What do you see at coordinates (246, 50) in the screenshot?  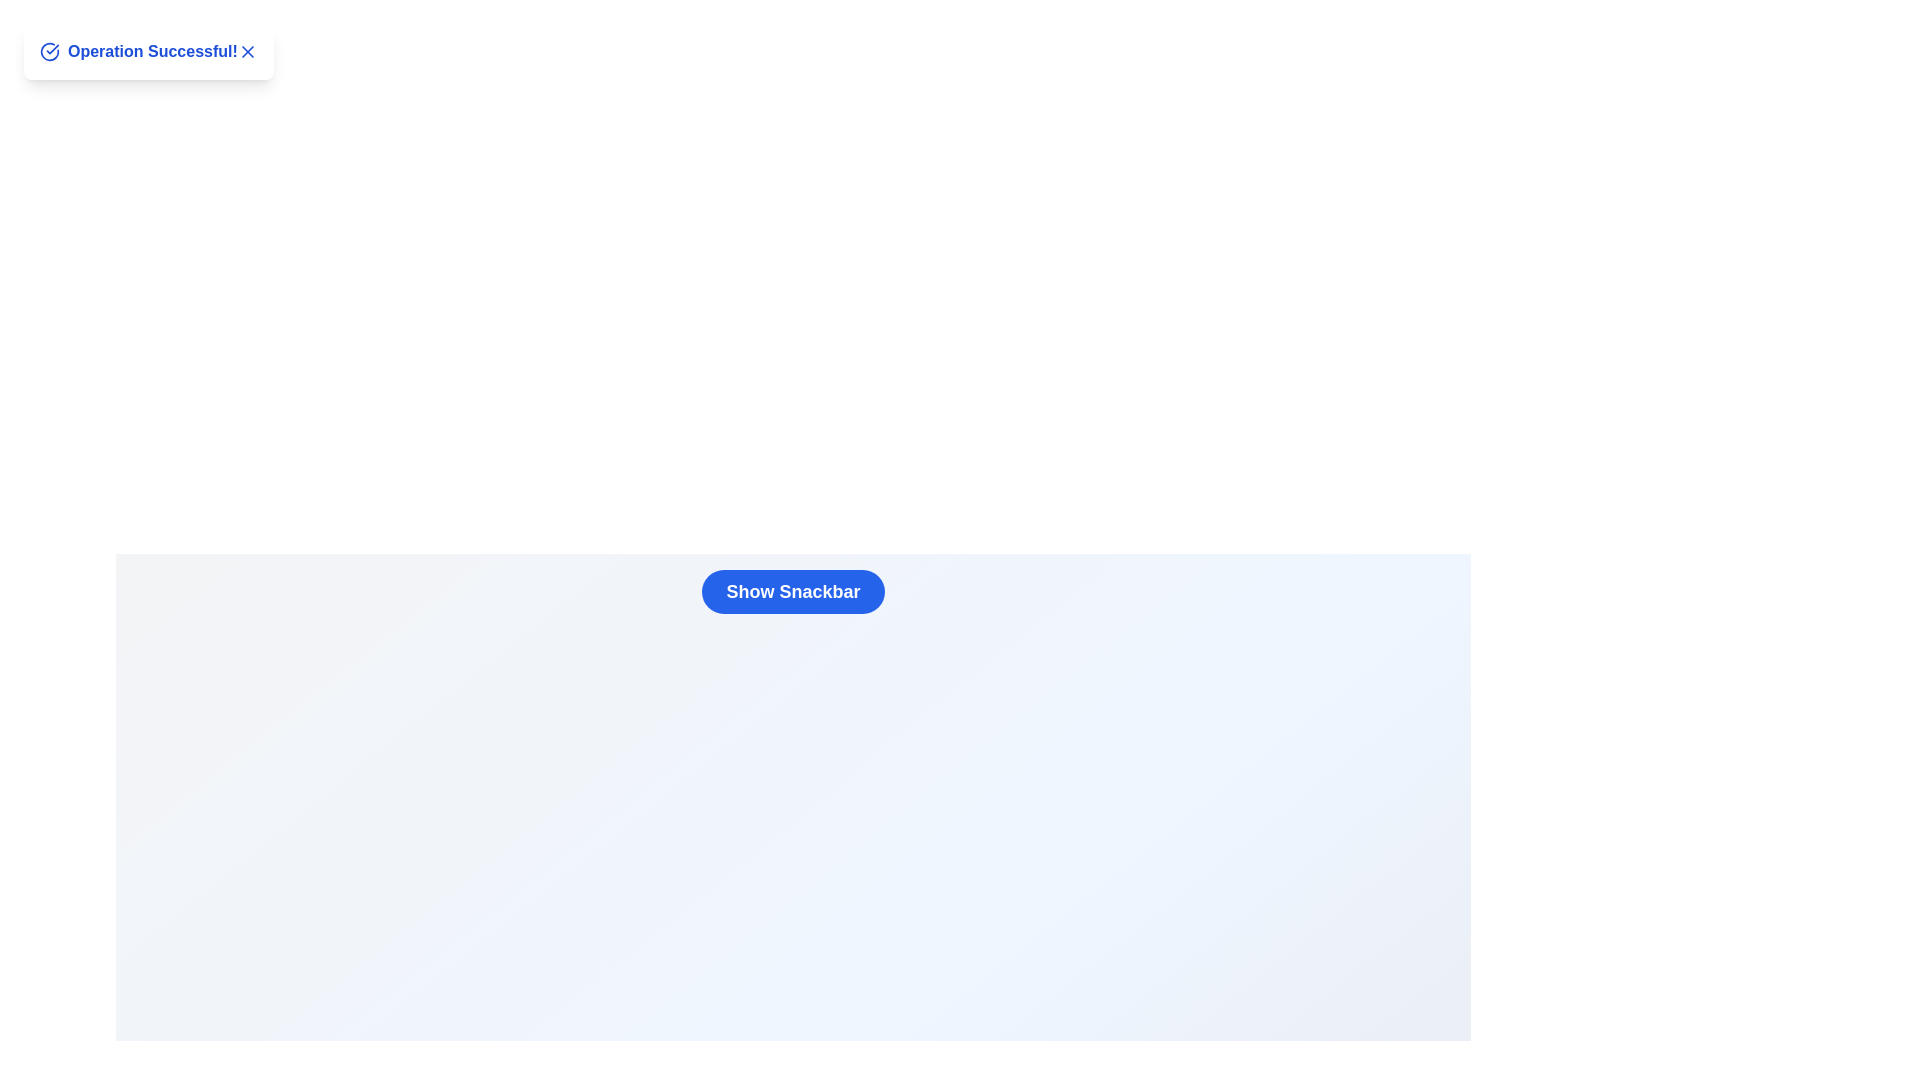 I see `the close button ('X') in the snackbar to hide it` at bounding box center [246, 50].